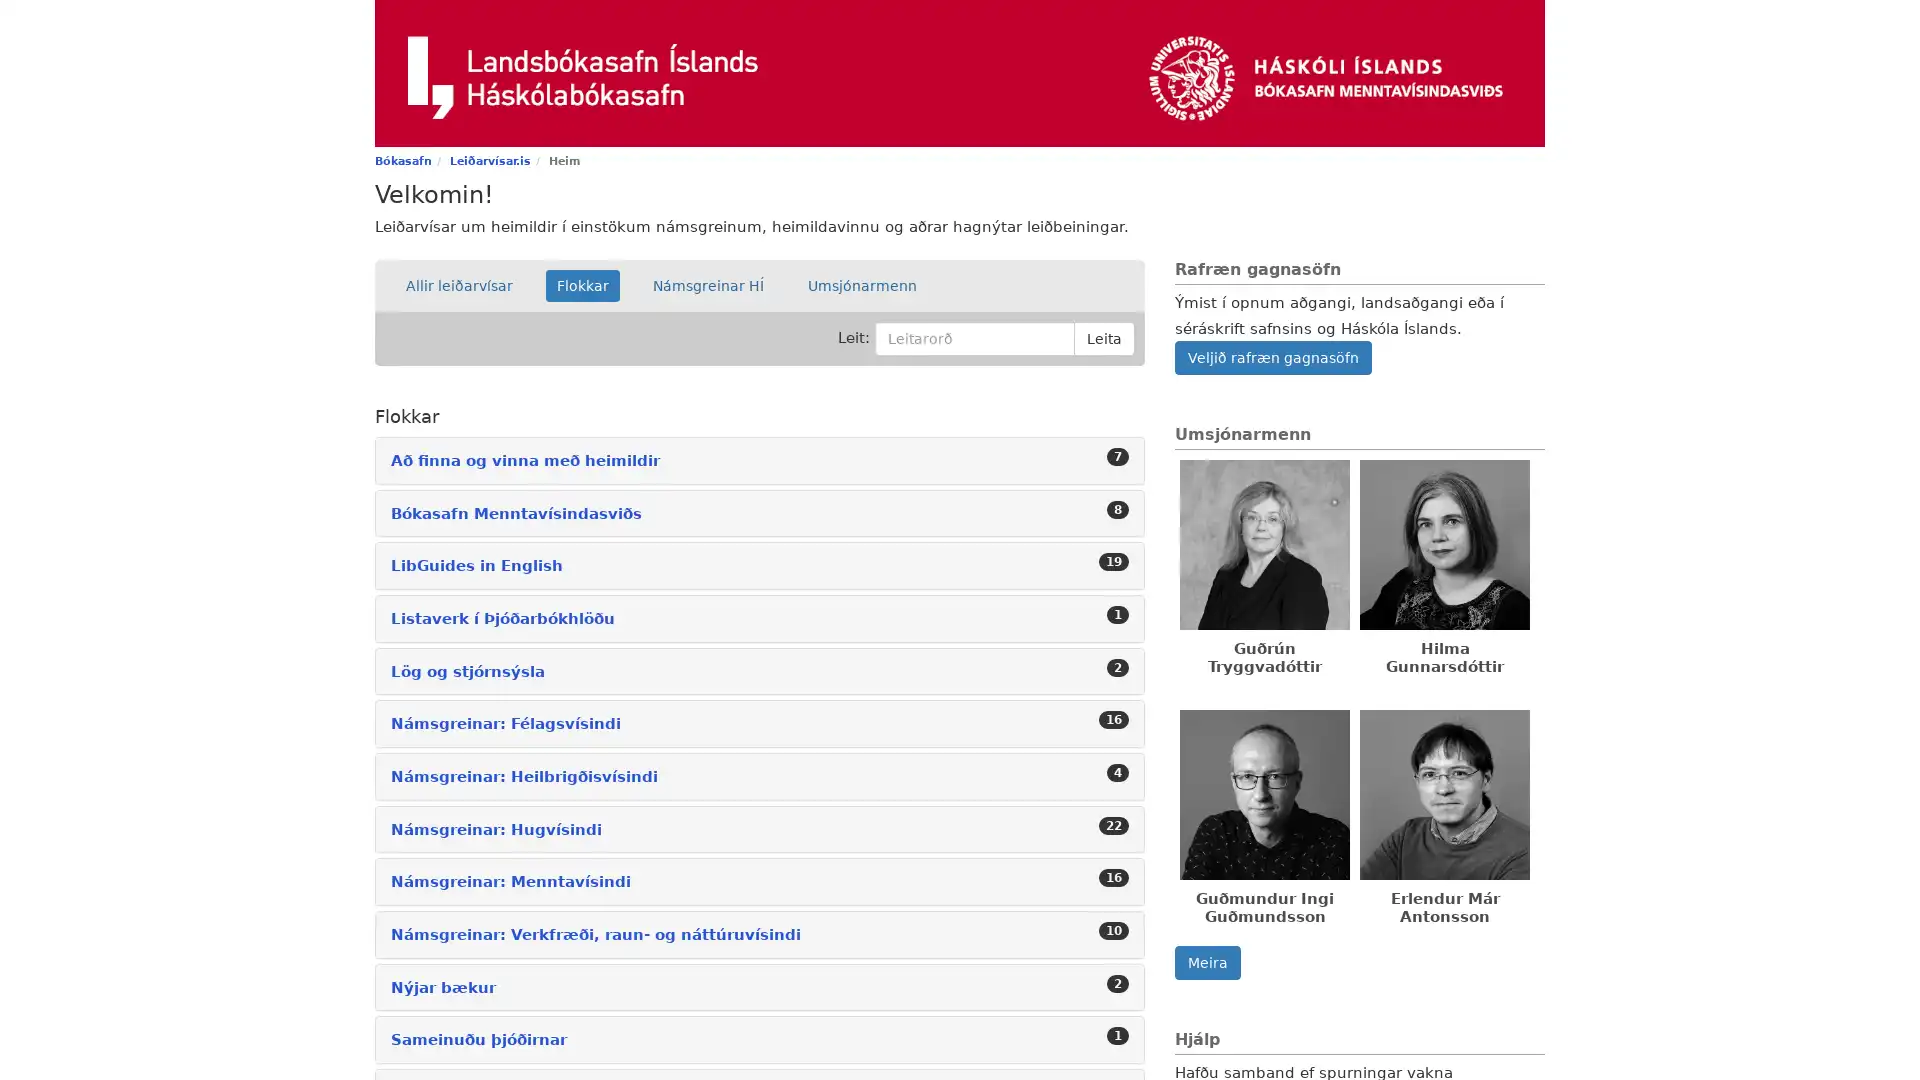 Image resolution: width=1920 pixels, height=1080 pixels. Describe the element at coordinates (862, 285) in the screenshot. I see `Umsjonarmenn` at that location.